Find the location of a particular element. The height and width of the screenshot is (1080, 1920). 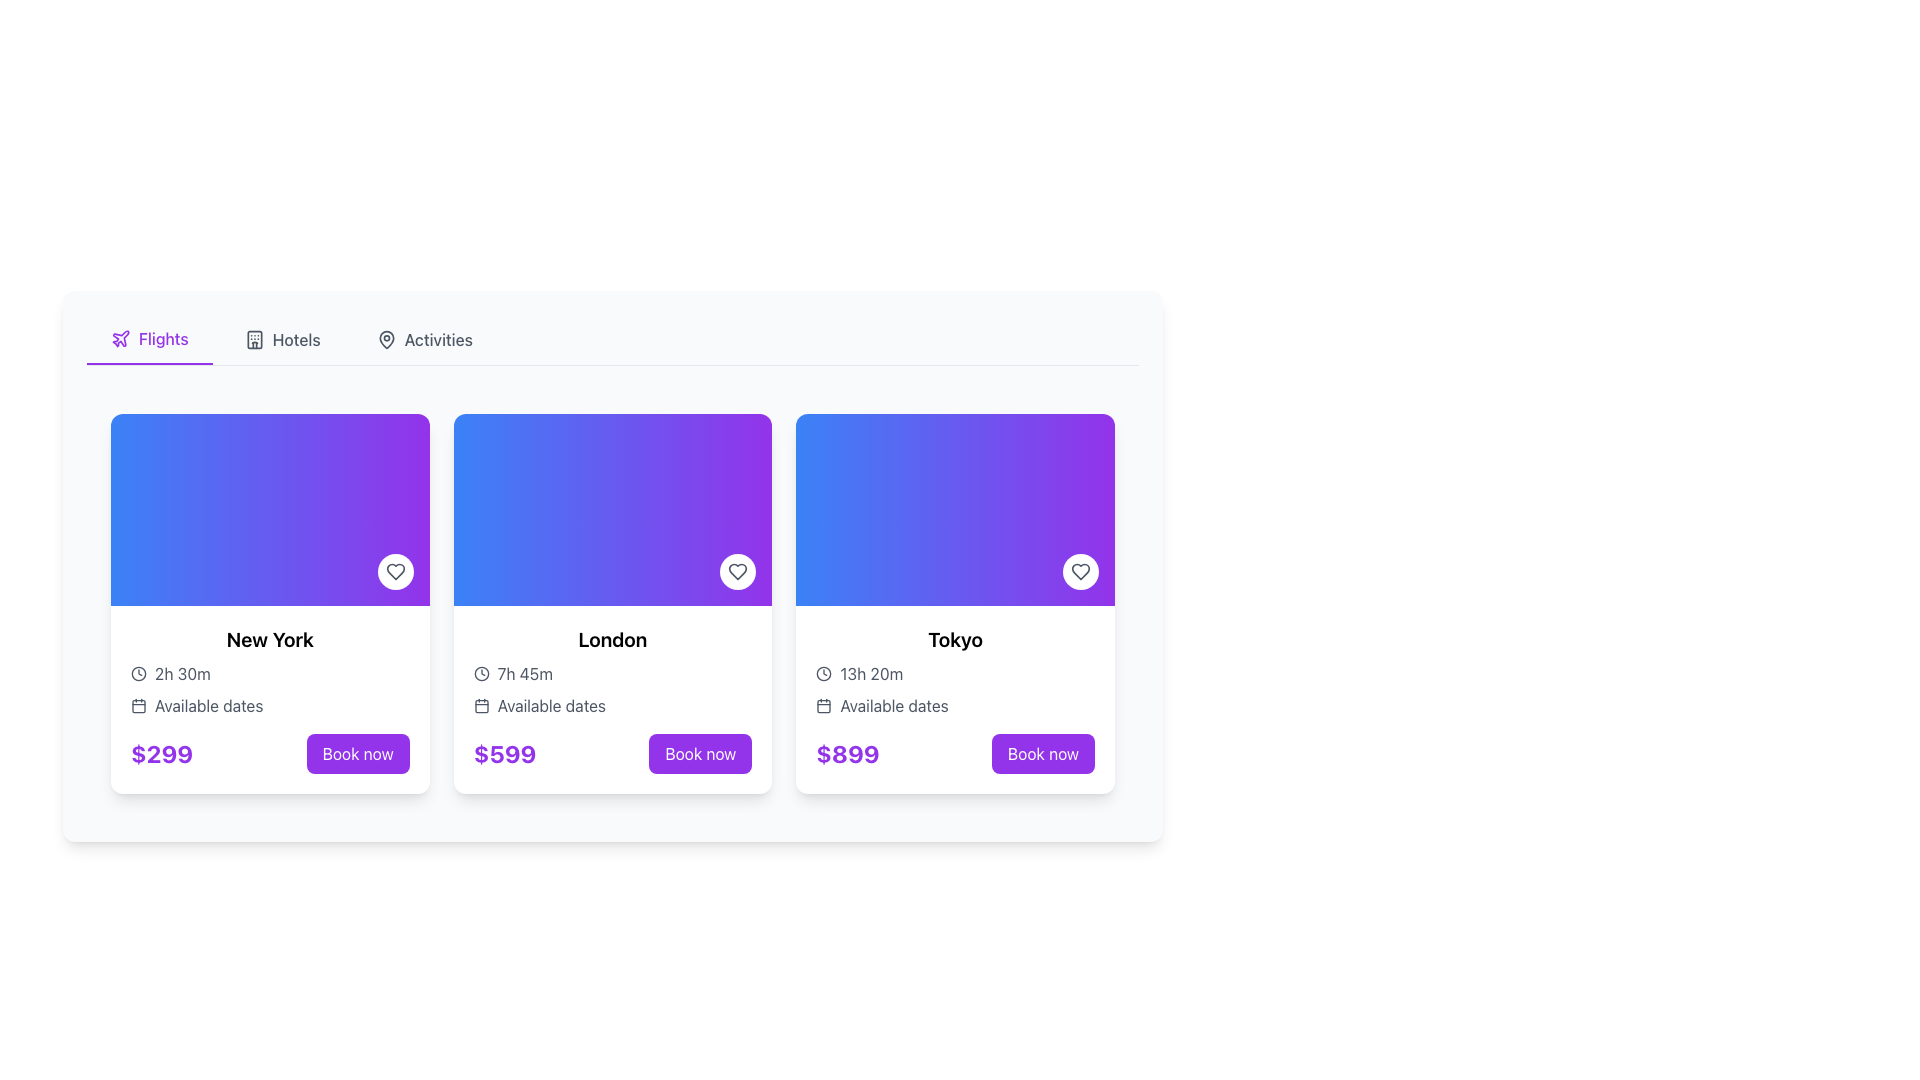

the 'like' button located in the bottom-right corner of the 'New York' card is located at coordinates (395, 571).